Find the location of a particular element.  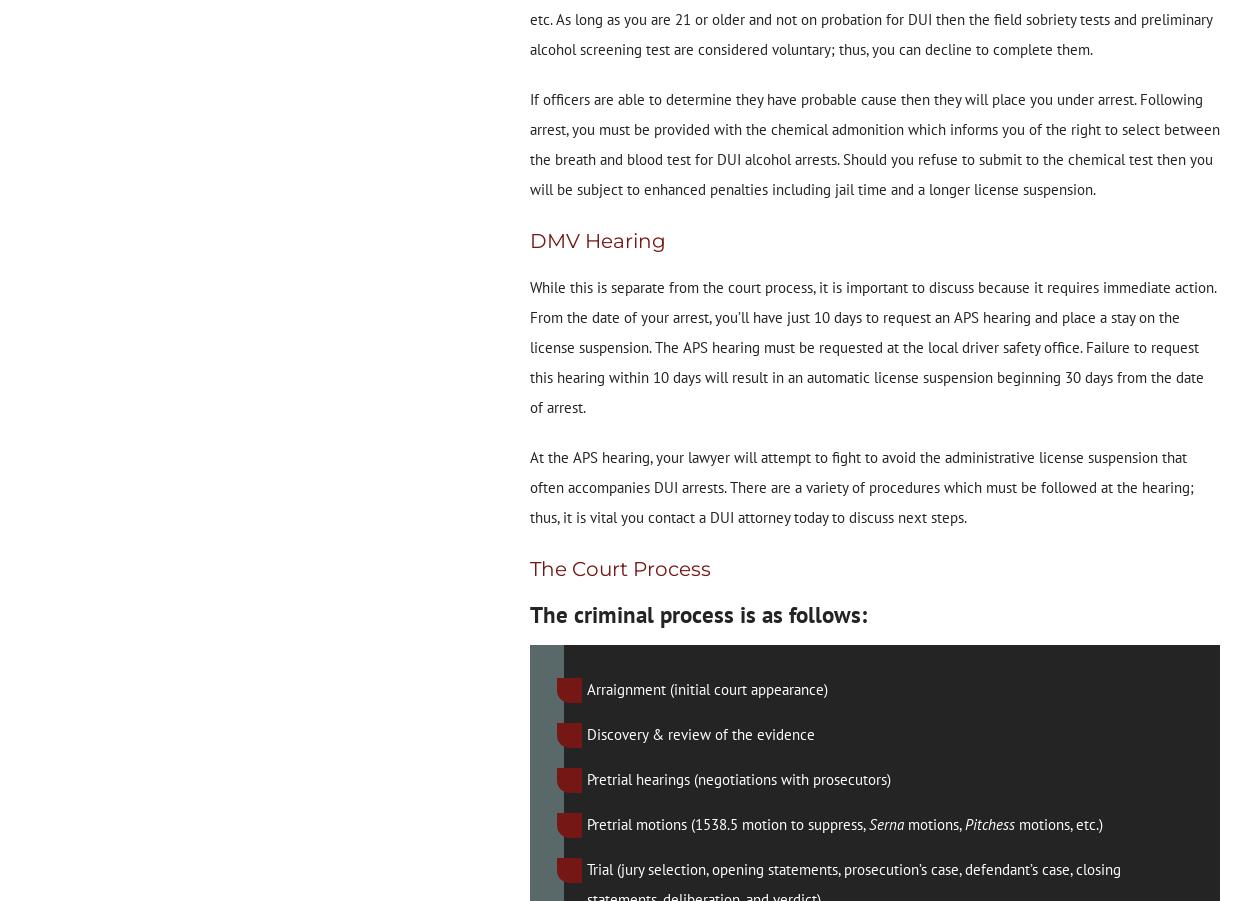

'Serna' is located at coordinates (888, 824).